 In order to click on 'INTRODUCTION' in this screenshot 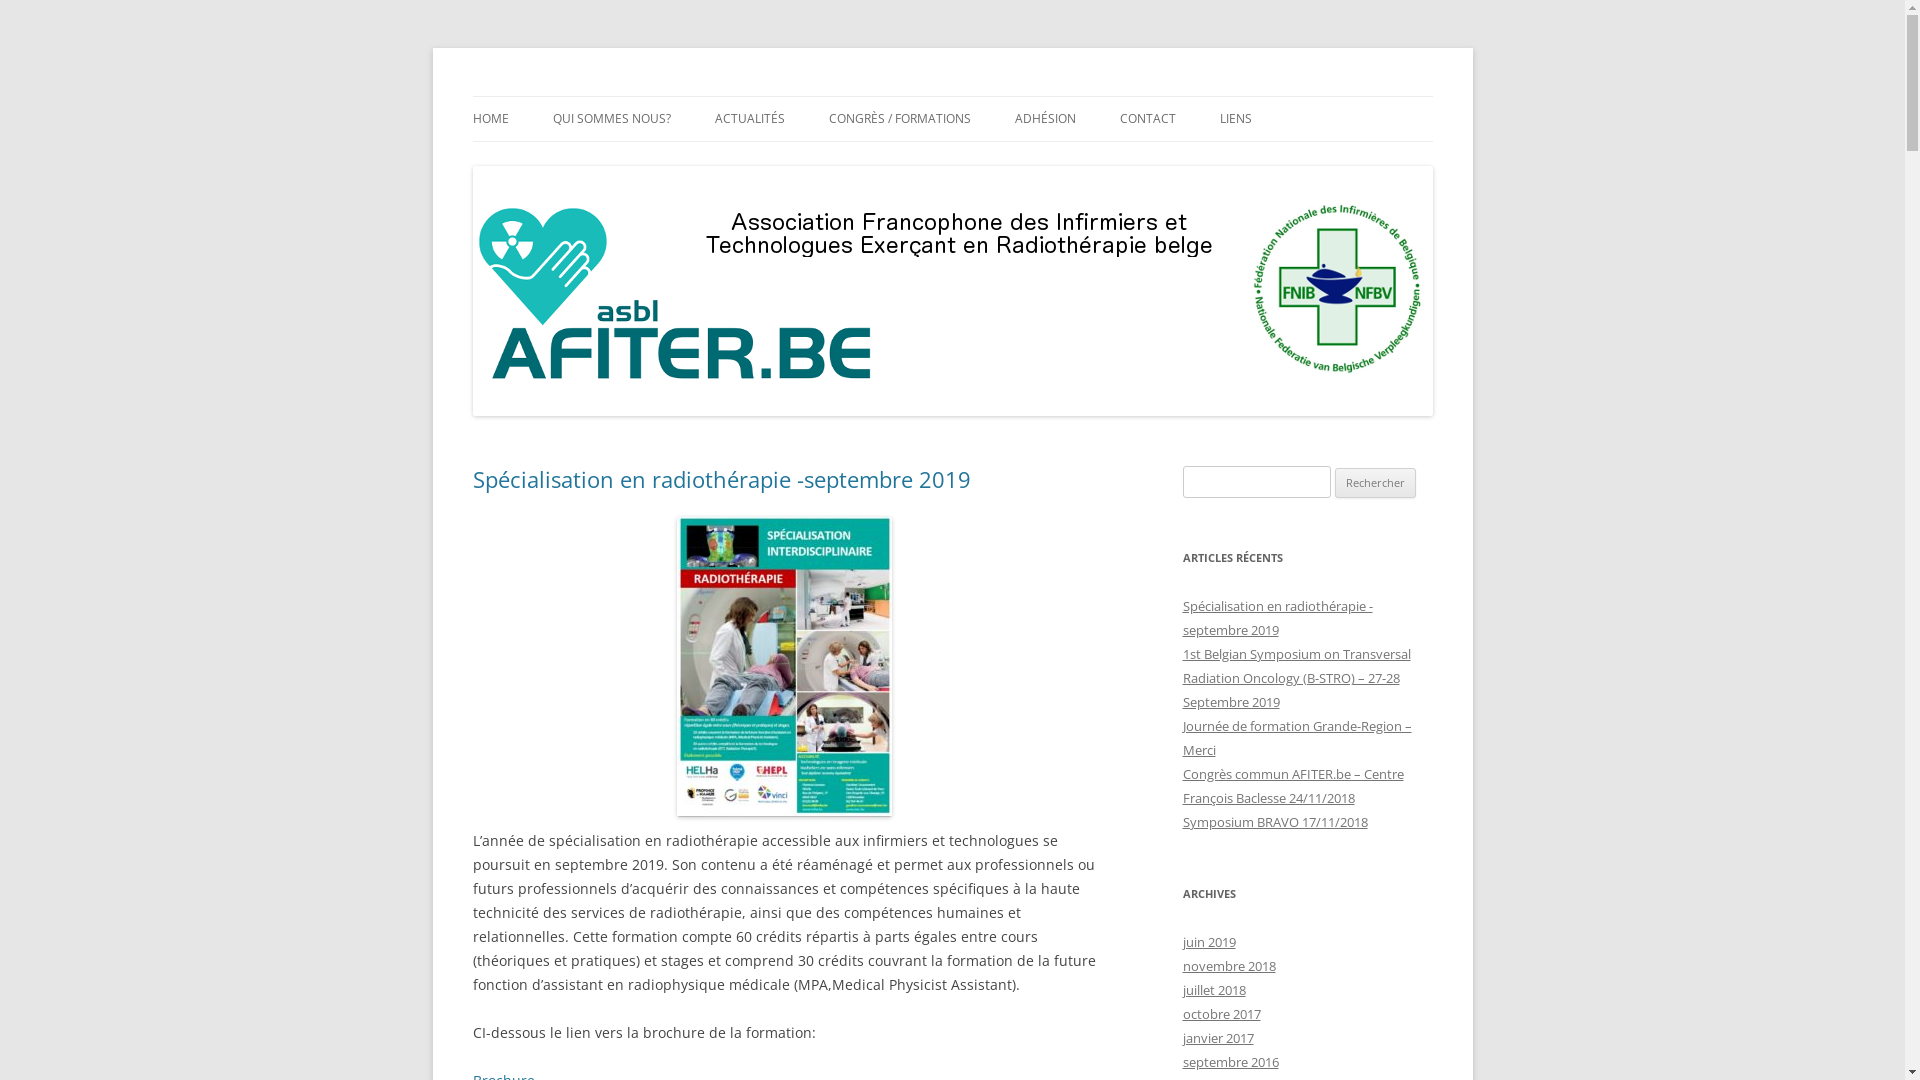, I will do `click(552, 160)`.